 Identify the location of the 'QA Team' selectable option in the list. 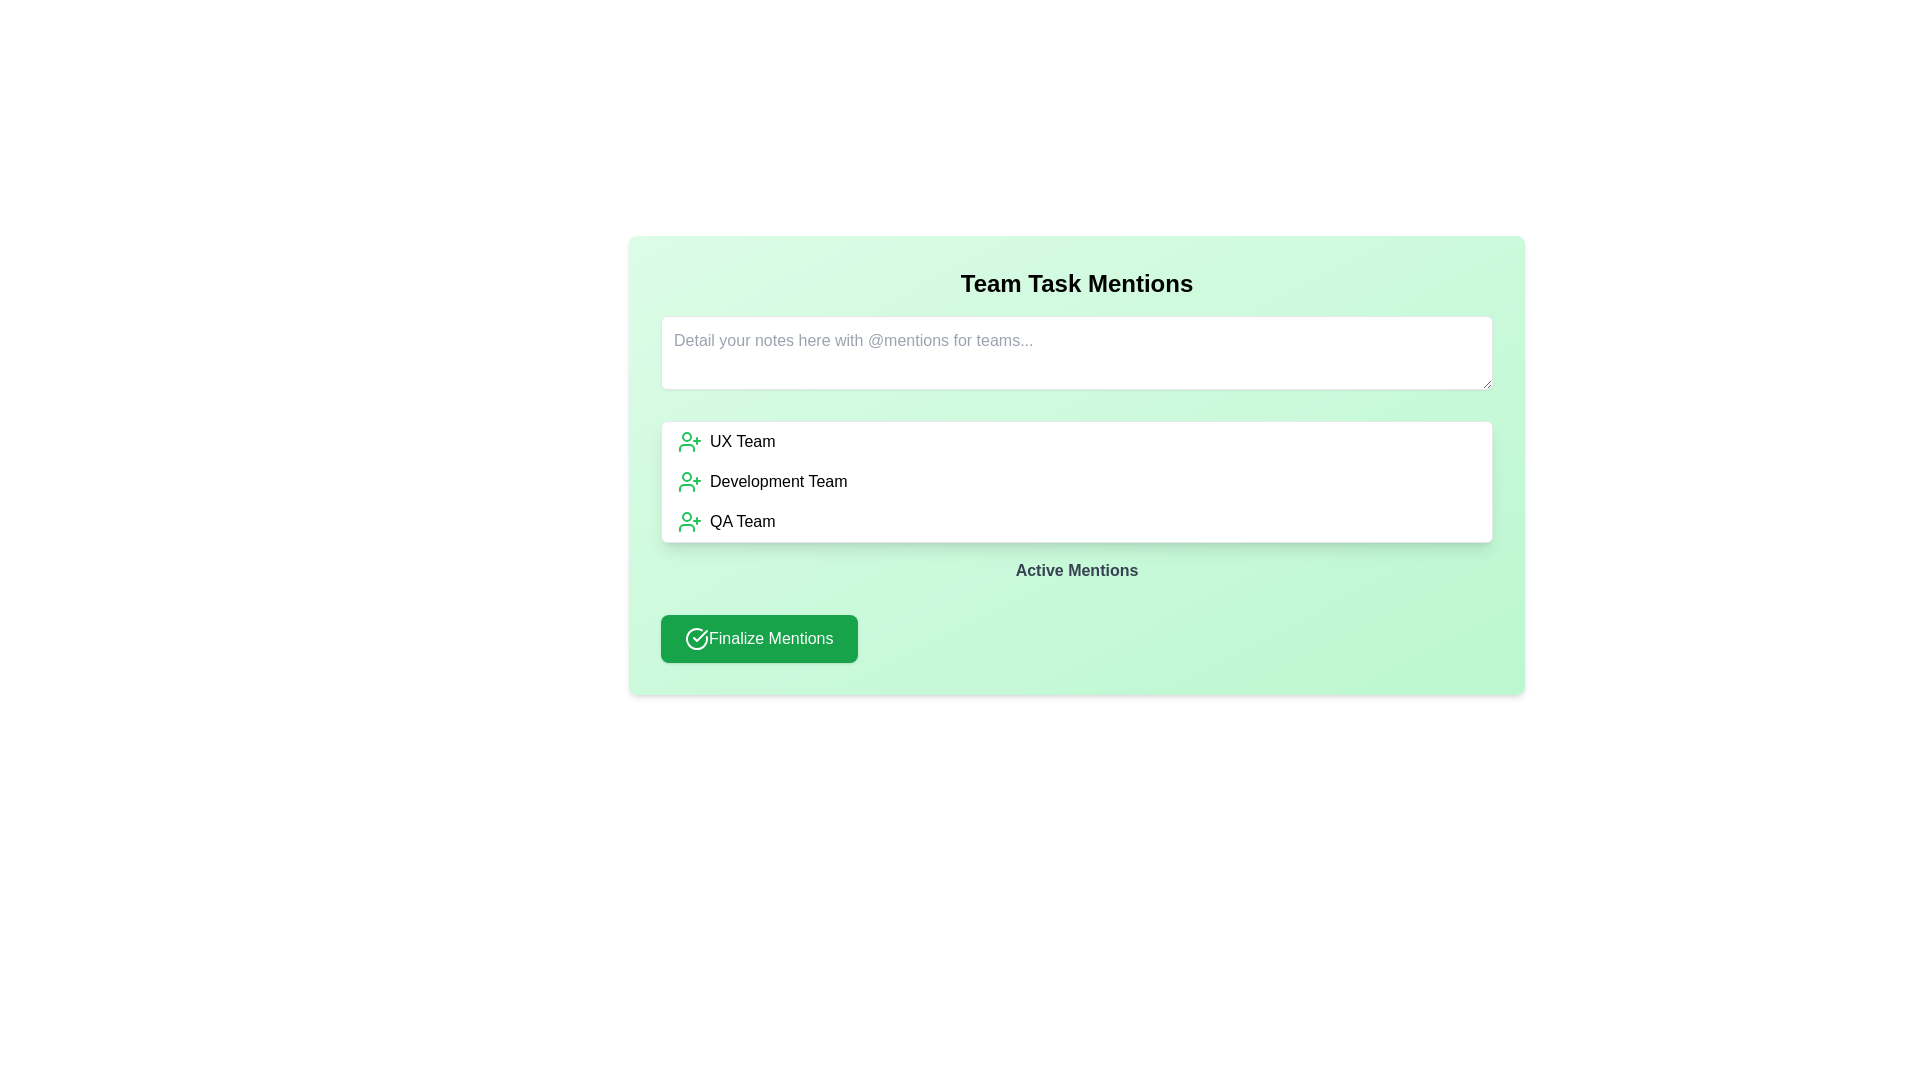
(1075, 520).